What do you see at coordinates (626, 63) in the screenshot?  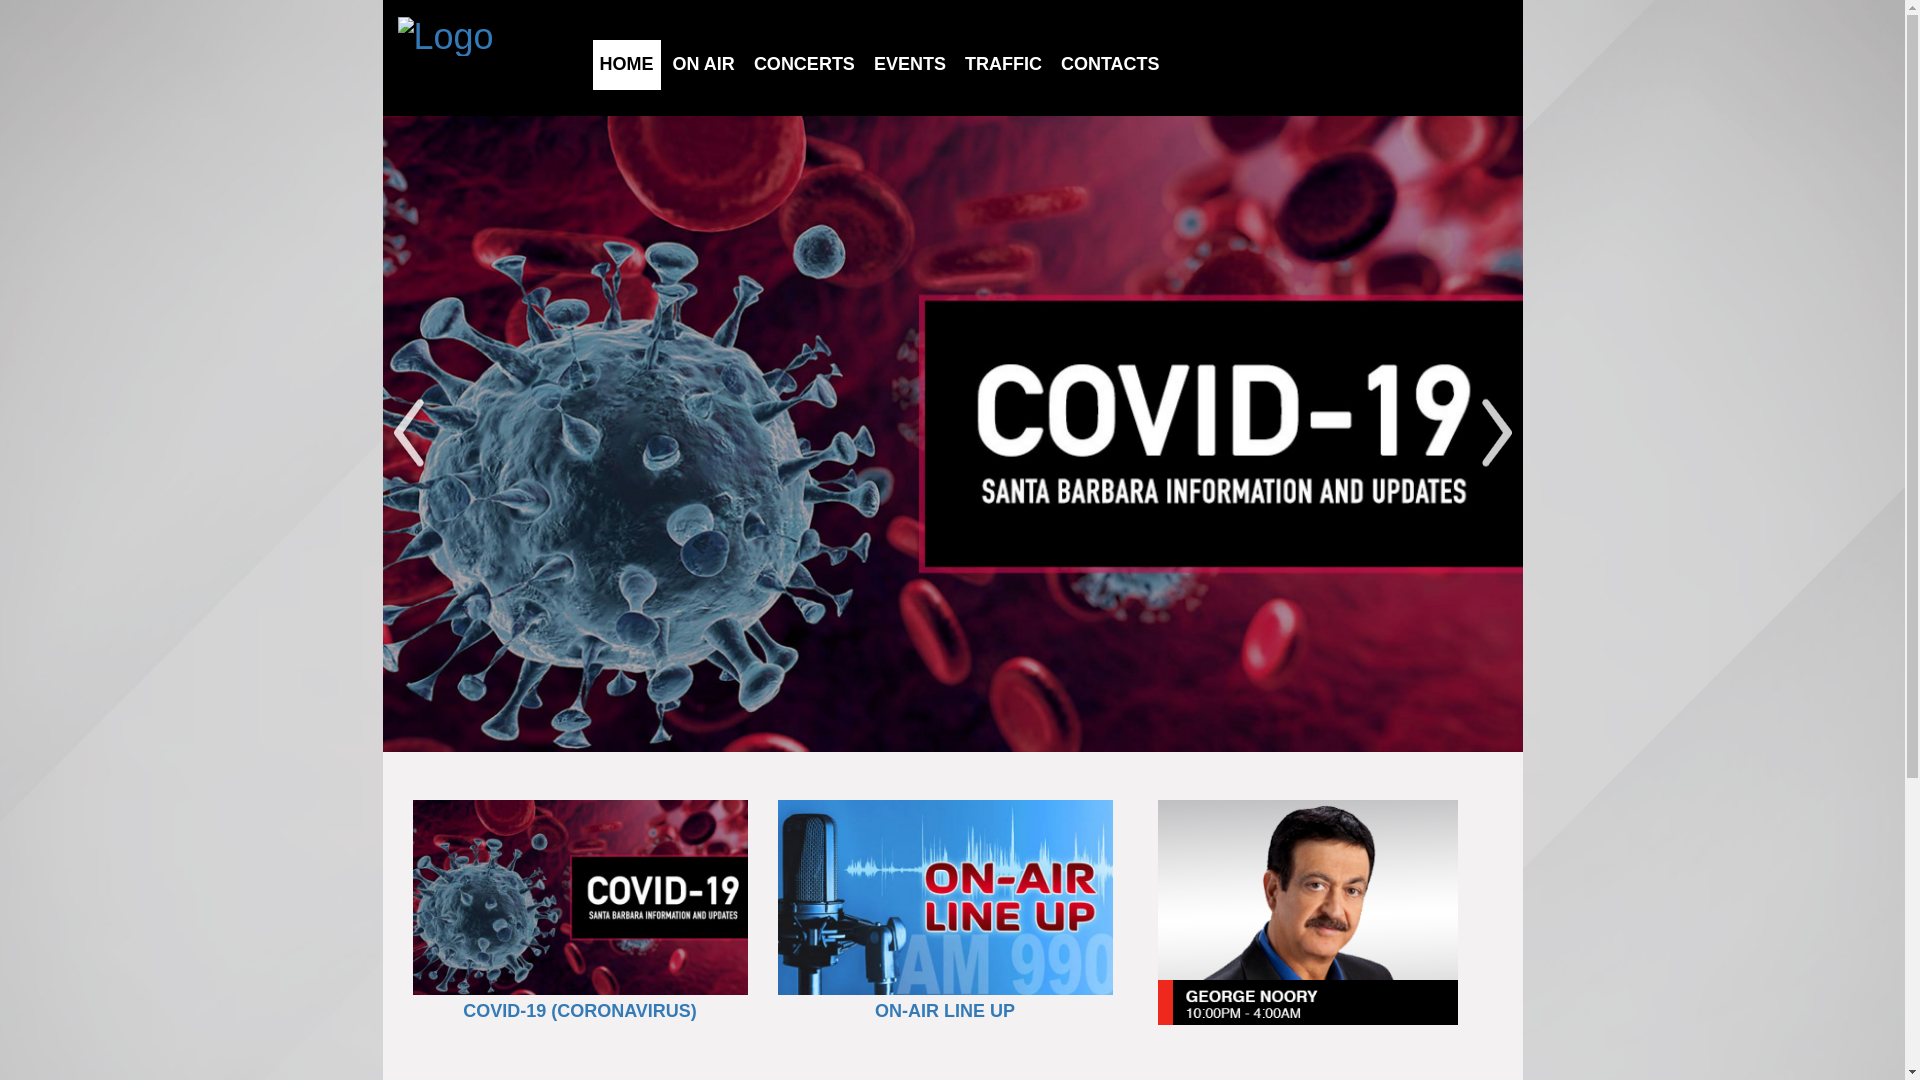 I see `'HOME'` at bounding box center [626, 63].